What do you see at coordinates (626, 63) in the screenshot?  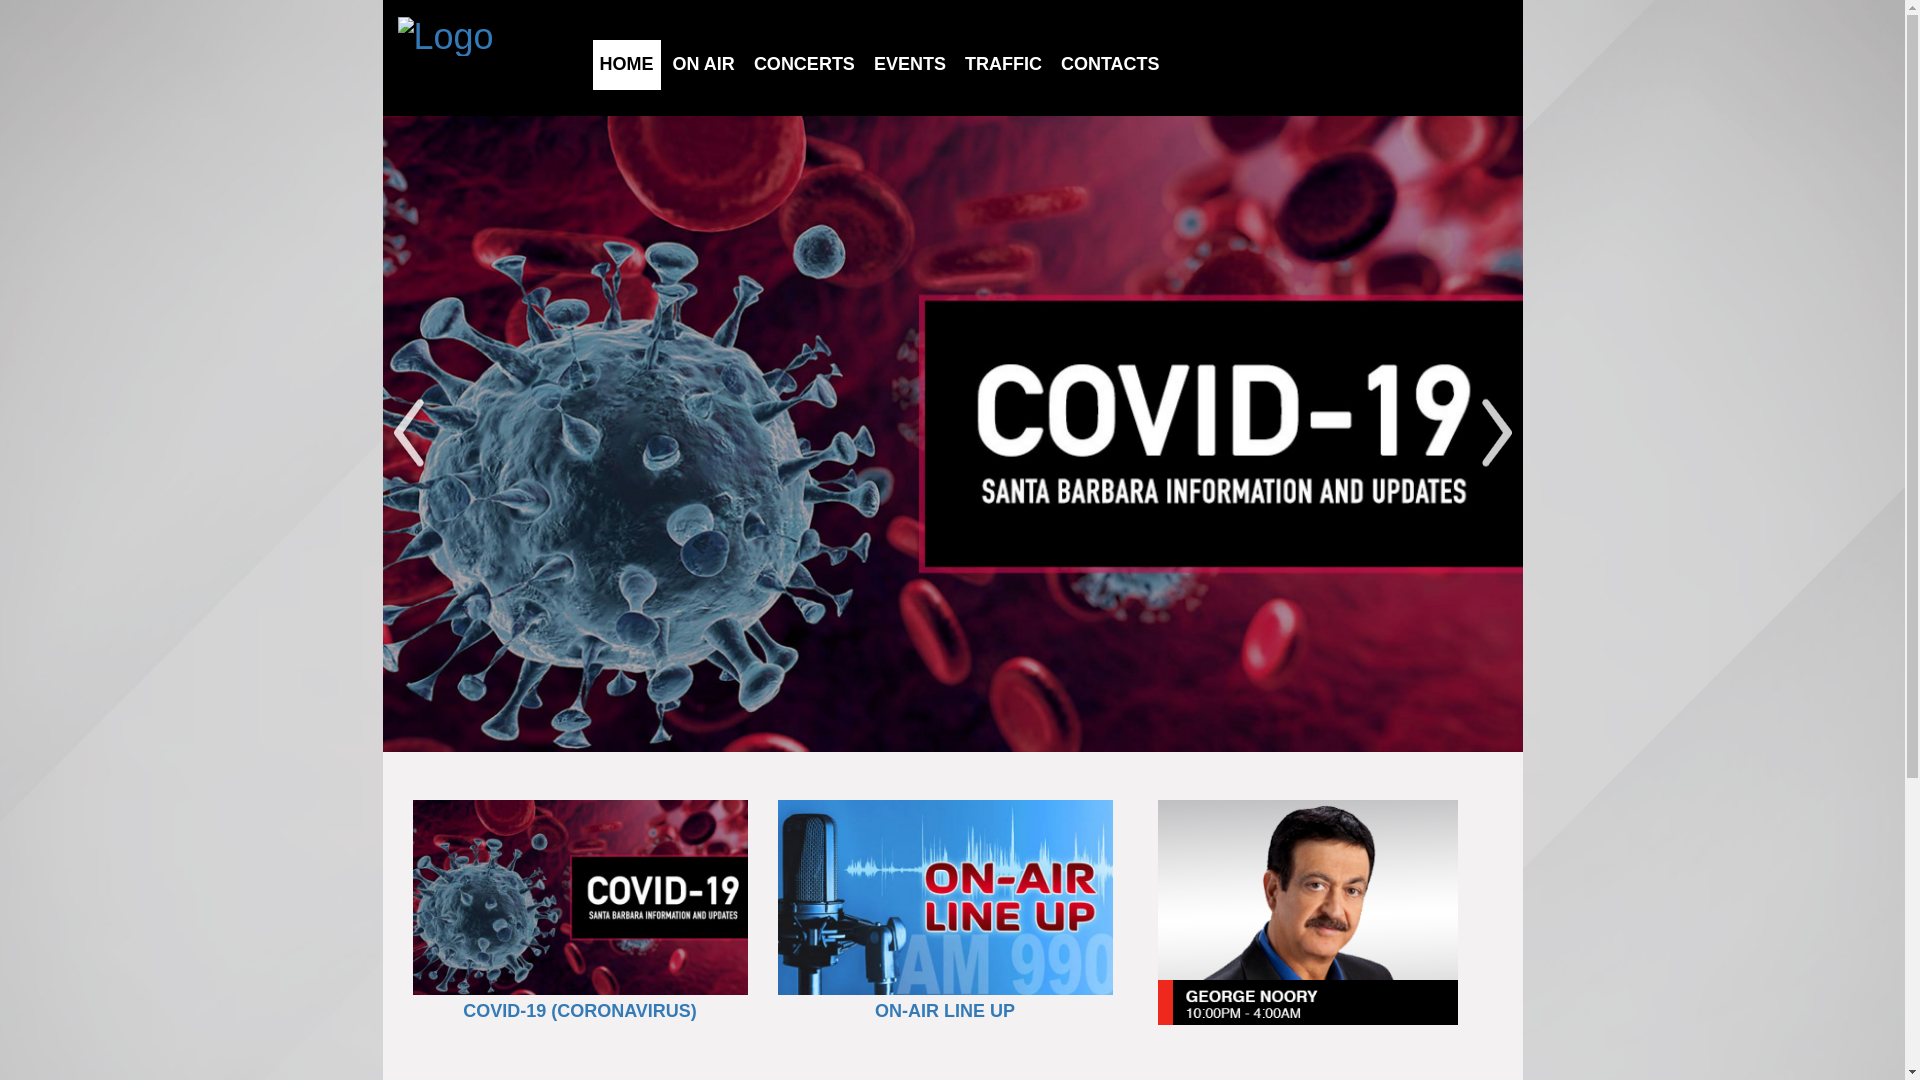 I see `'HOME'` at bounding box center [626, 63].